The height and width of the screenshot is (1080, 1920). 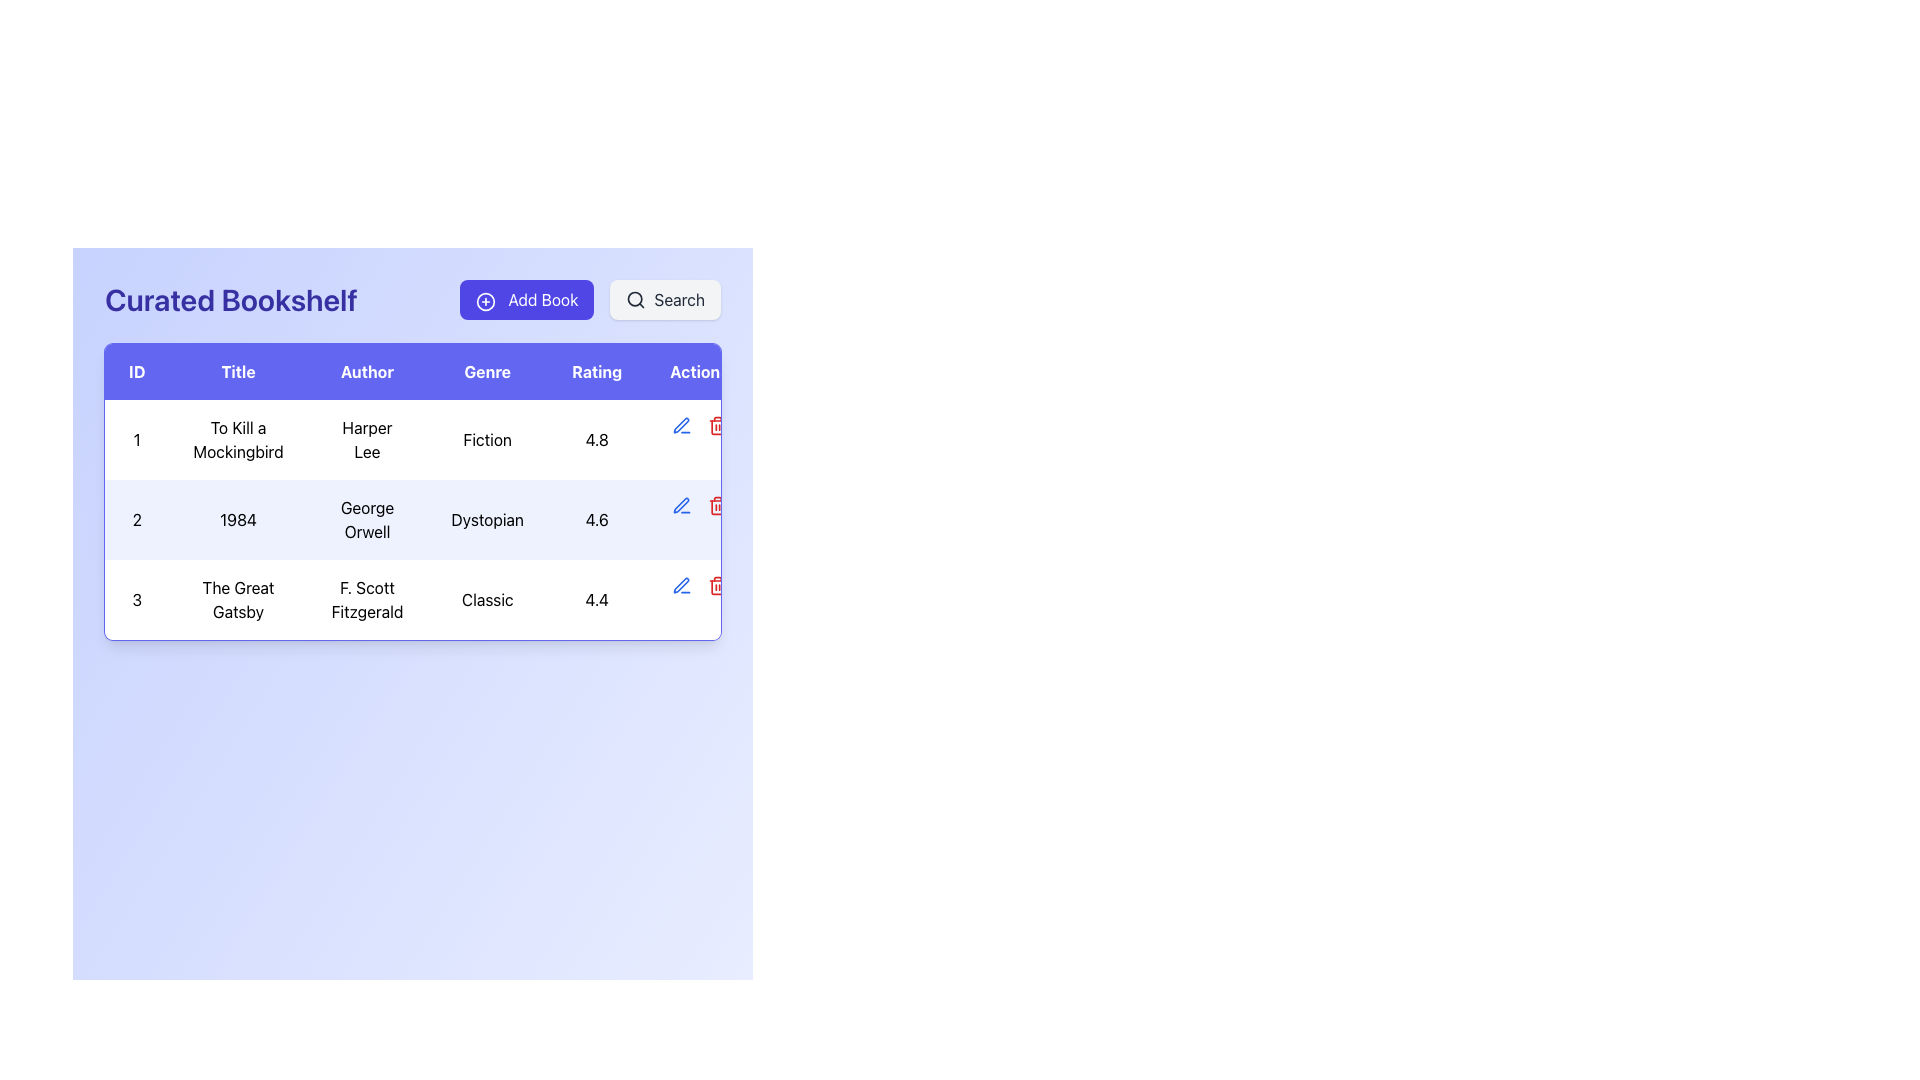 I want to click on the red trash can icon button located in the last column of the table, associated with the book 'To Kill a Mockingbird', so click(x=717, y=424).